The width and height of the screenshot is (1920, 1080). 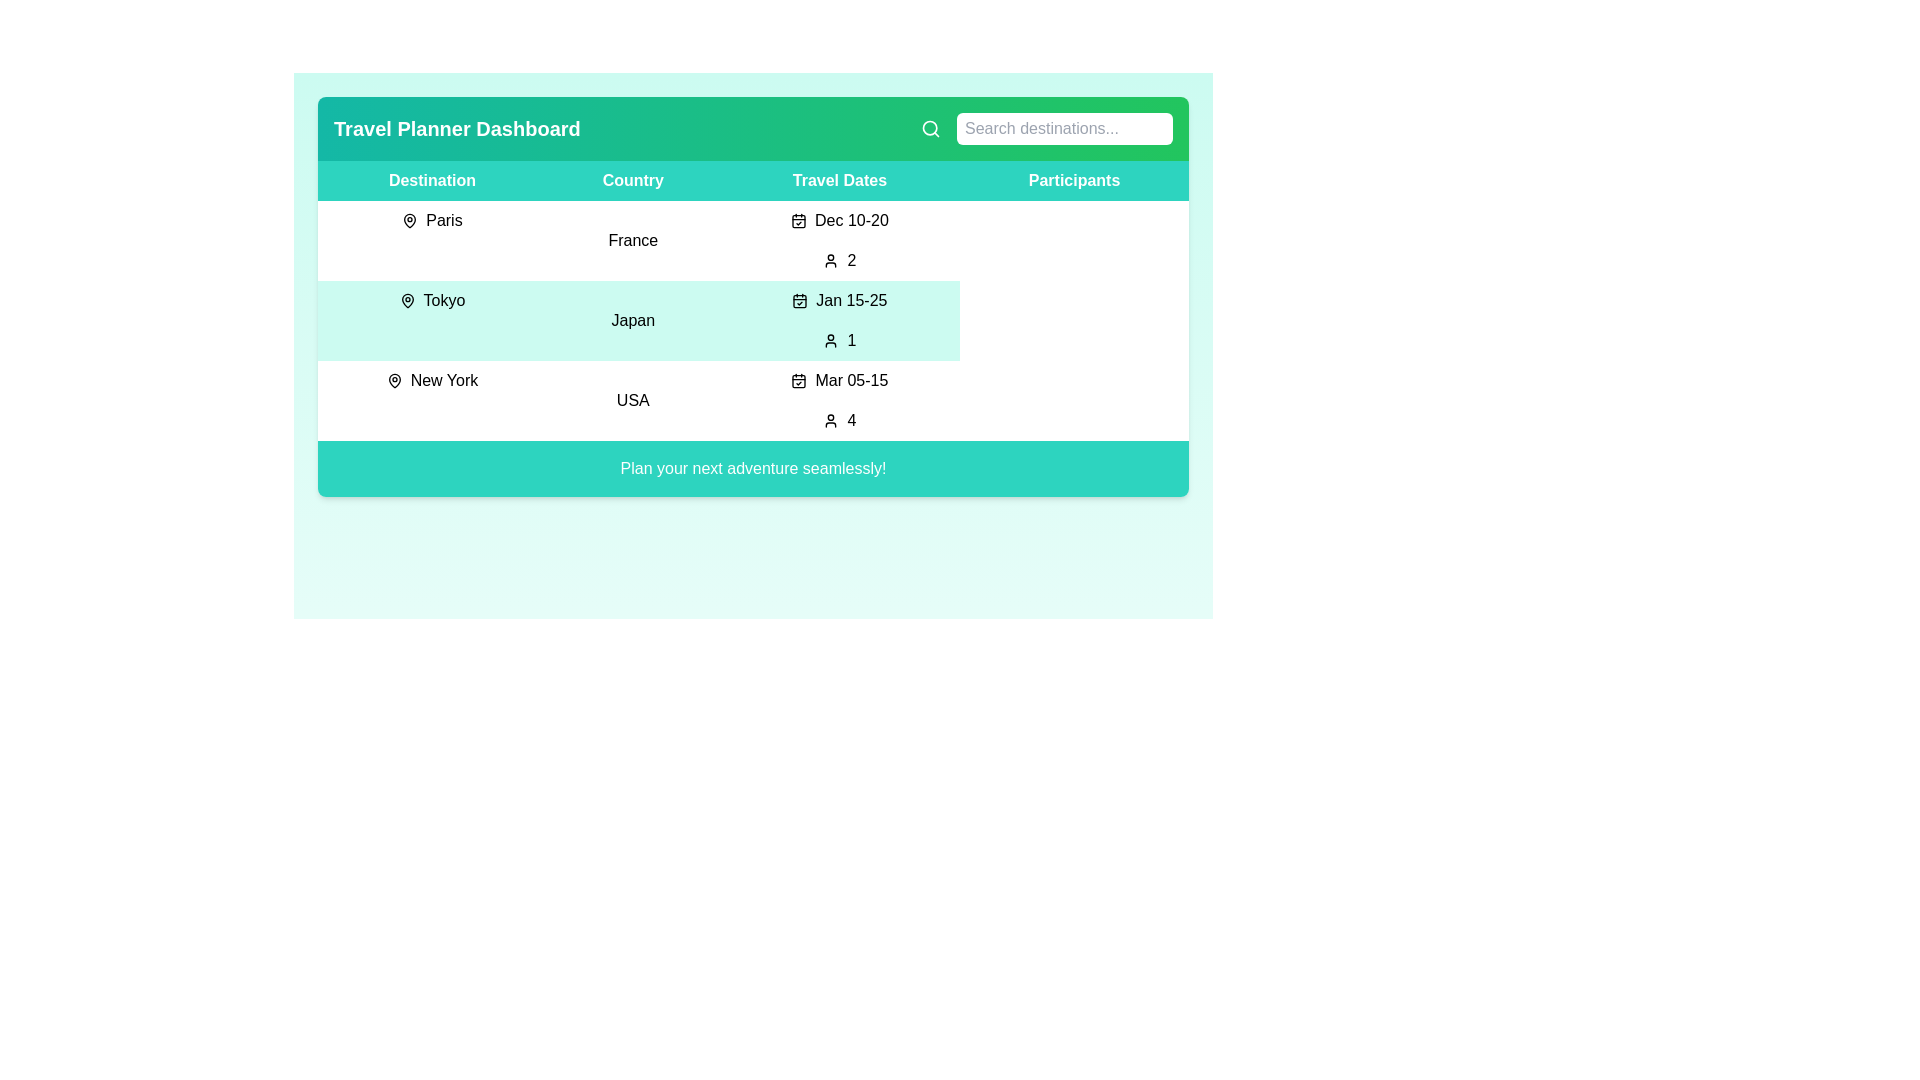 I want to click on the calendar icon with a check mark located in the 'Travel Dates' column for the 'Paris' row, preceding the text 'Dec 10-20', so click(x=797, y=220).